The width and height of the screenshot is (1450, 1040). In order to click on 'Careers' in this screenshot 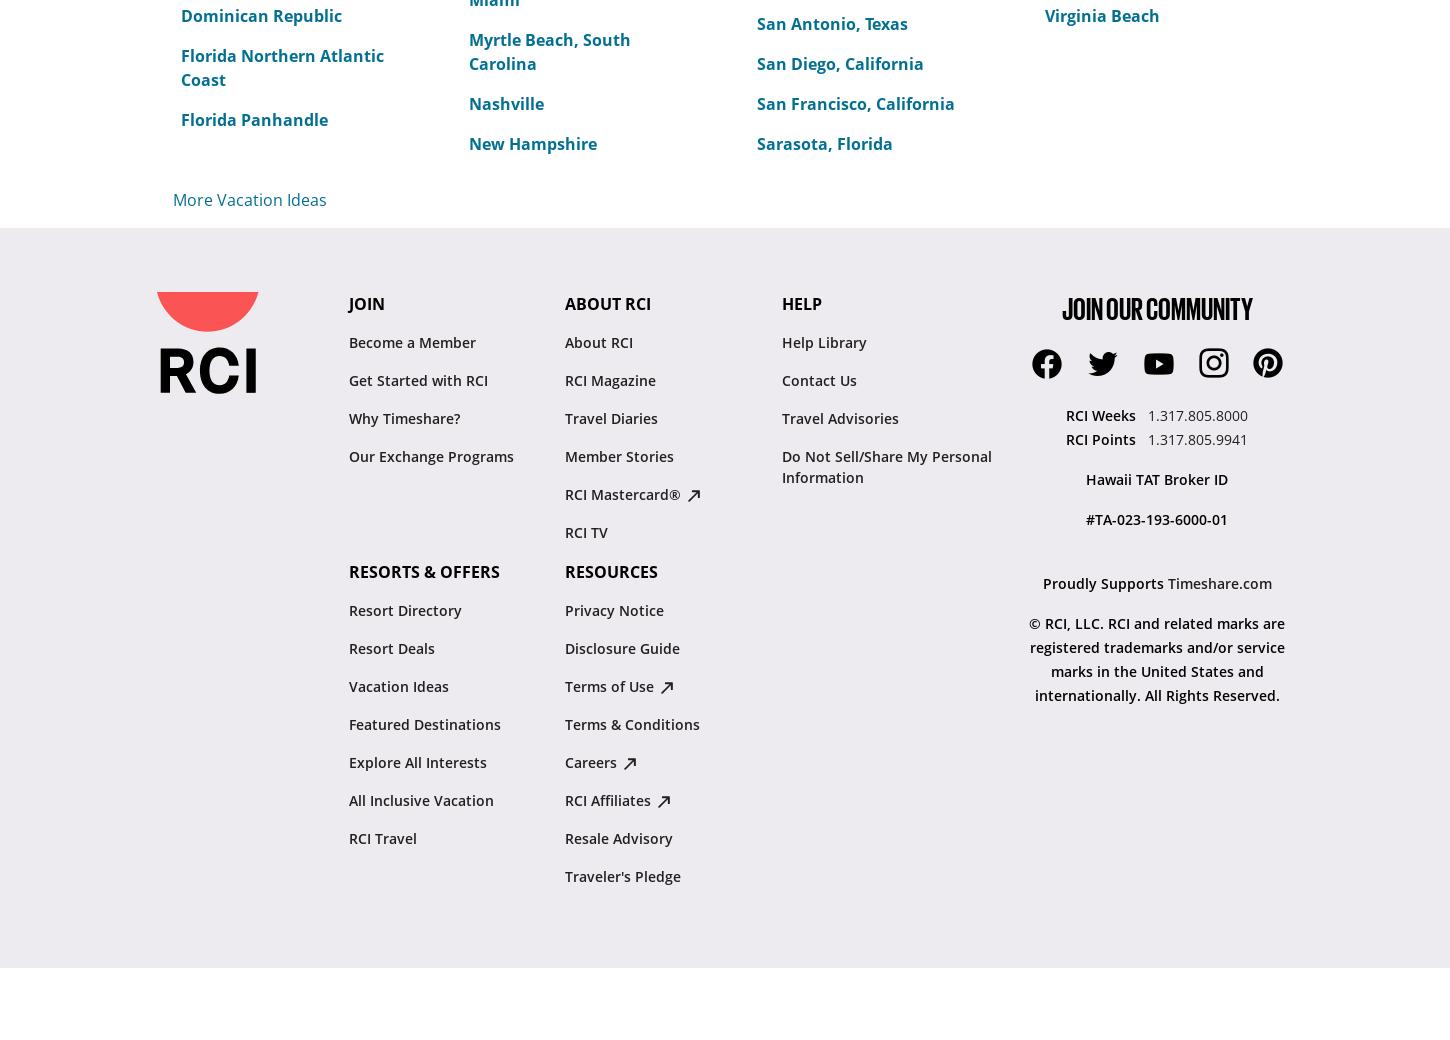, I will do `click(593, 762)`.